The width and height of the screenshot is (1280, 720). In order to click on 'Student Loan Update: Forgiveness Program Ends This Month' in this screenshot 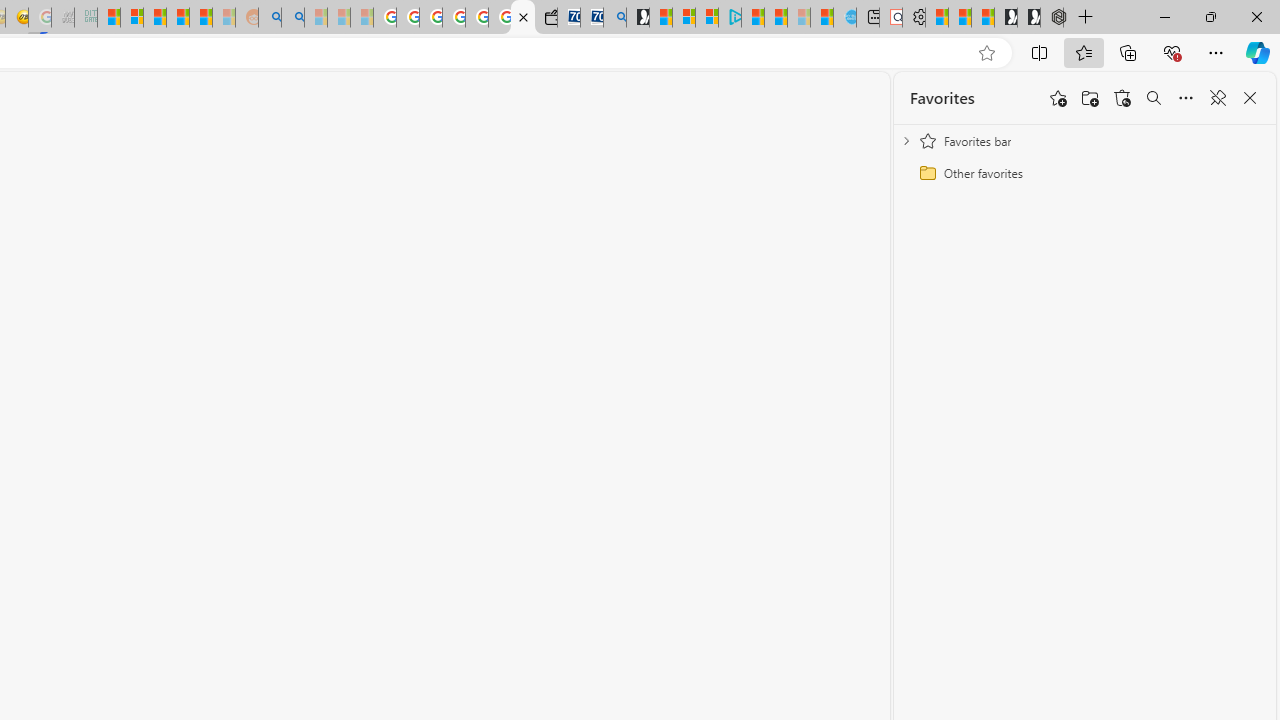, I will do `click(200, 17)`.